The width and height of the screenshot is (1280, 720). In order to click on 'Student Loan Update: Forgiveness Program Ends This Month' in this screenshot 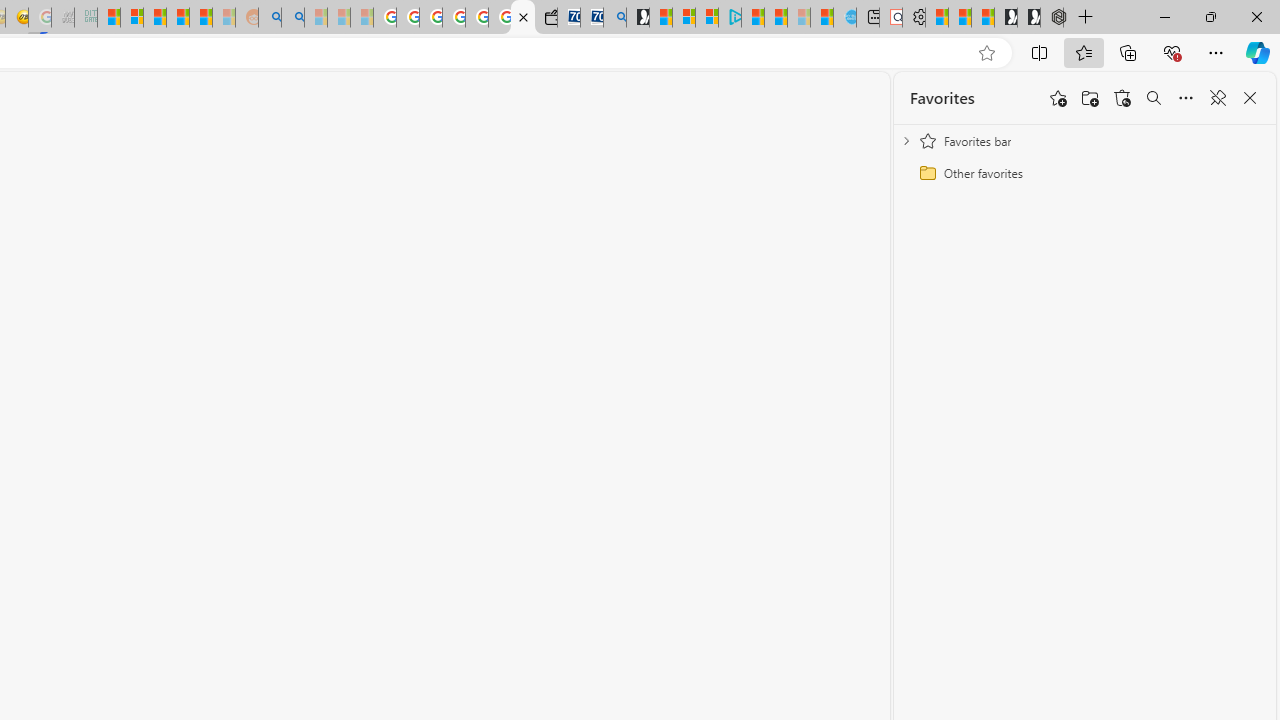, I will do `click(200, 17)`.